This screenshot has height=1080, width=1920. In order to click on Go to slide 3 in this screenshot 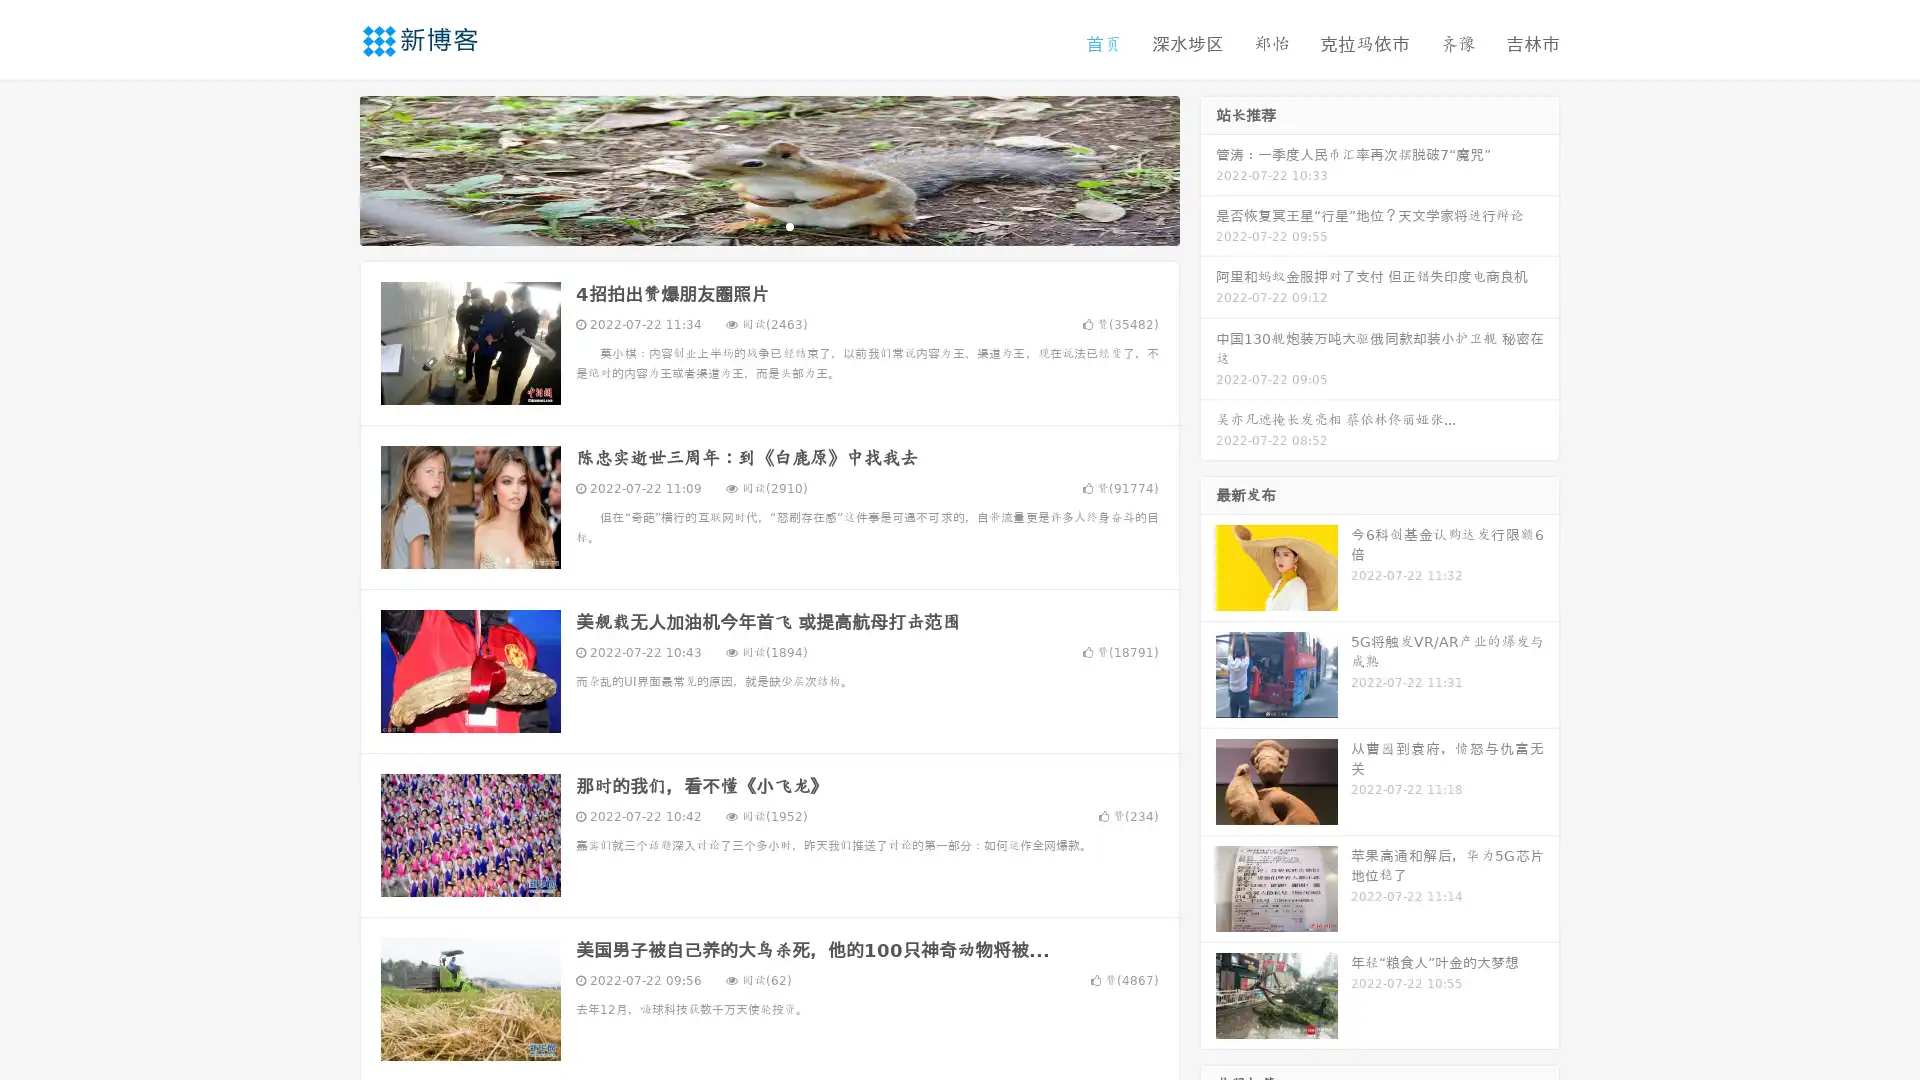, I will do `click(789, 225)`.